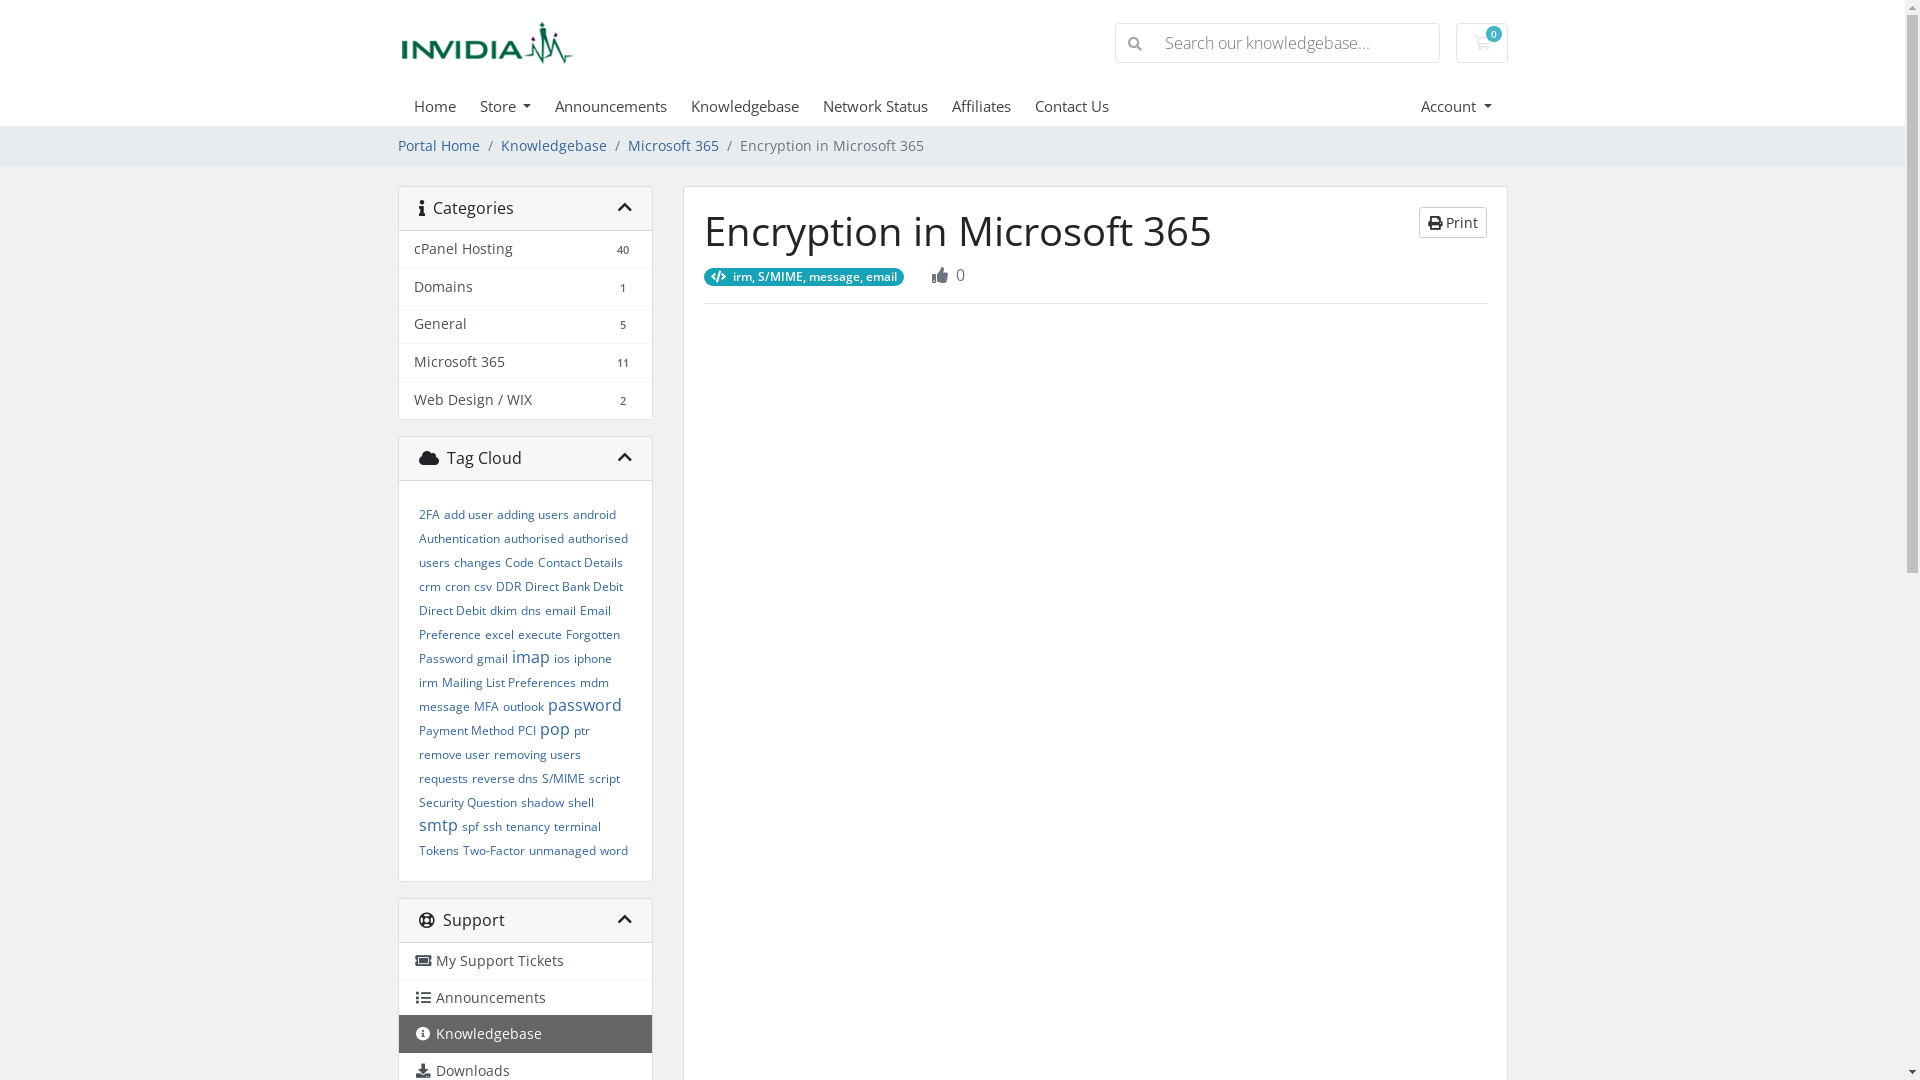 The width and height of the screenshot is (1920, 1080). What do you see at coordinates (483, 585) in the screenshot?
I see `'csv'` at bounding box center [483, 585].